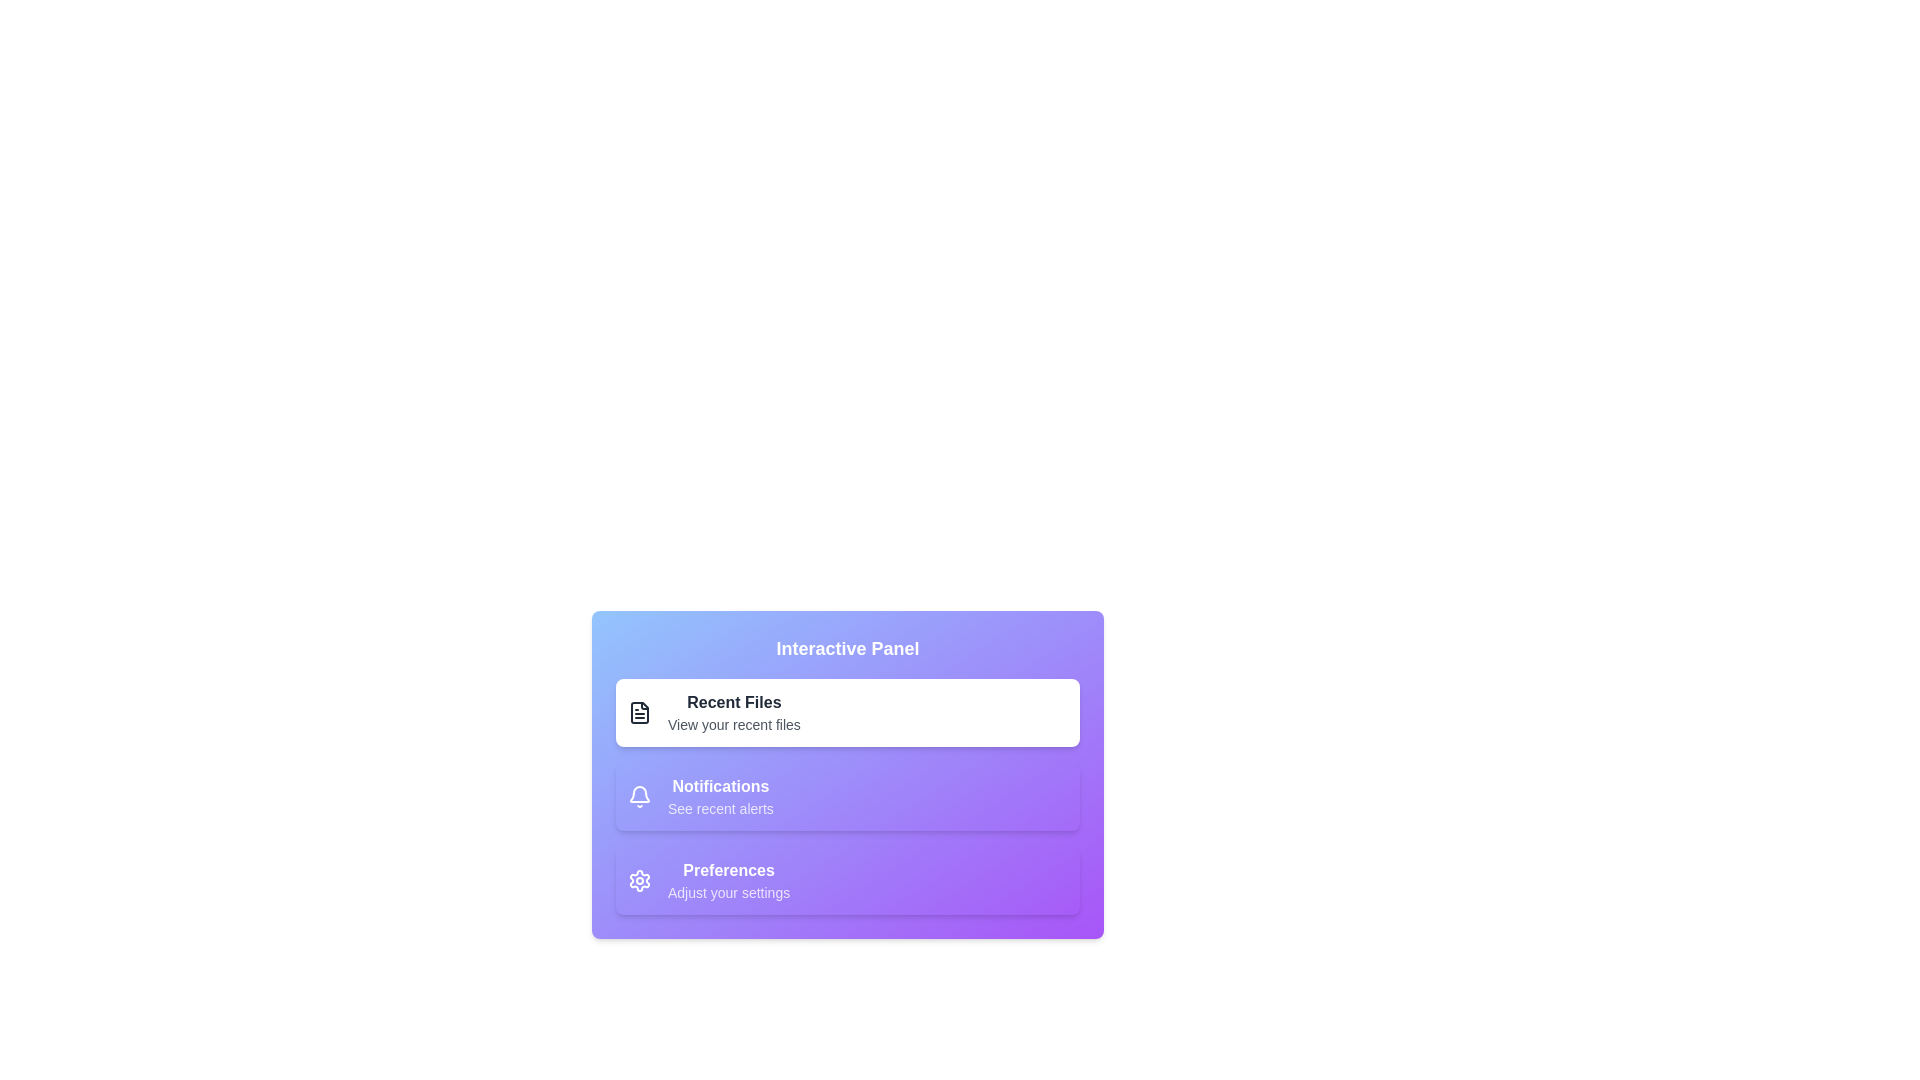  I want to click on the section represented by Recent Files, so click(638, 712).